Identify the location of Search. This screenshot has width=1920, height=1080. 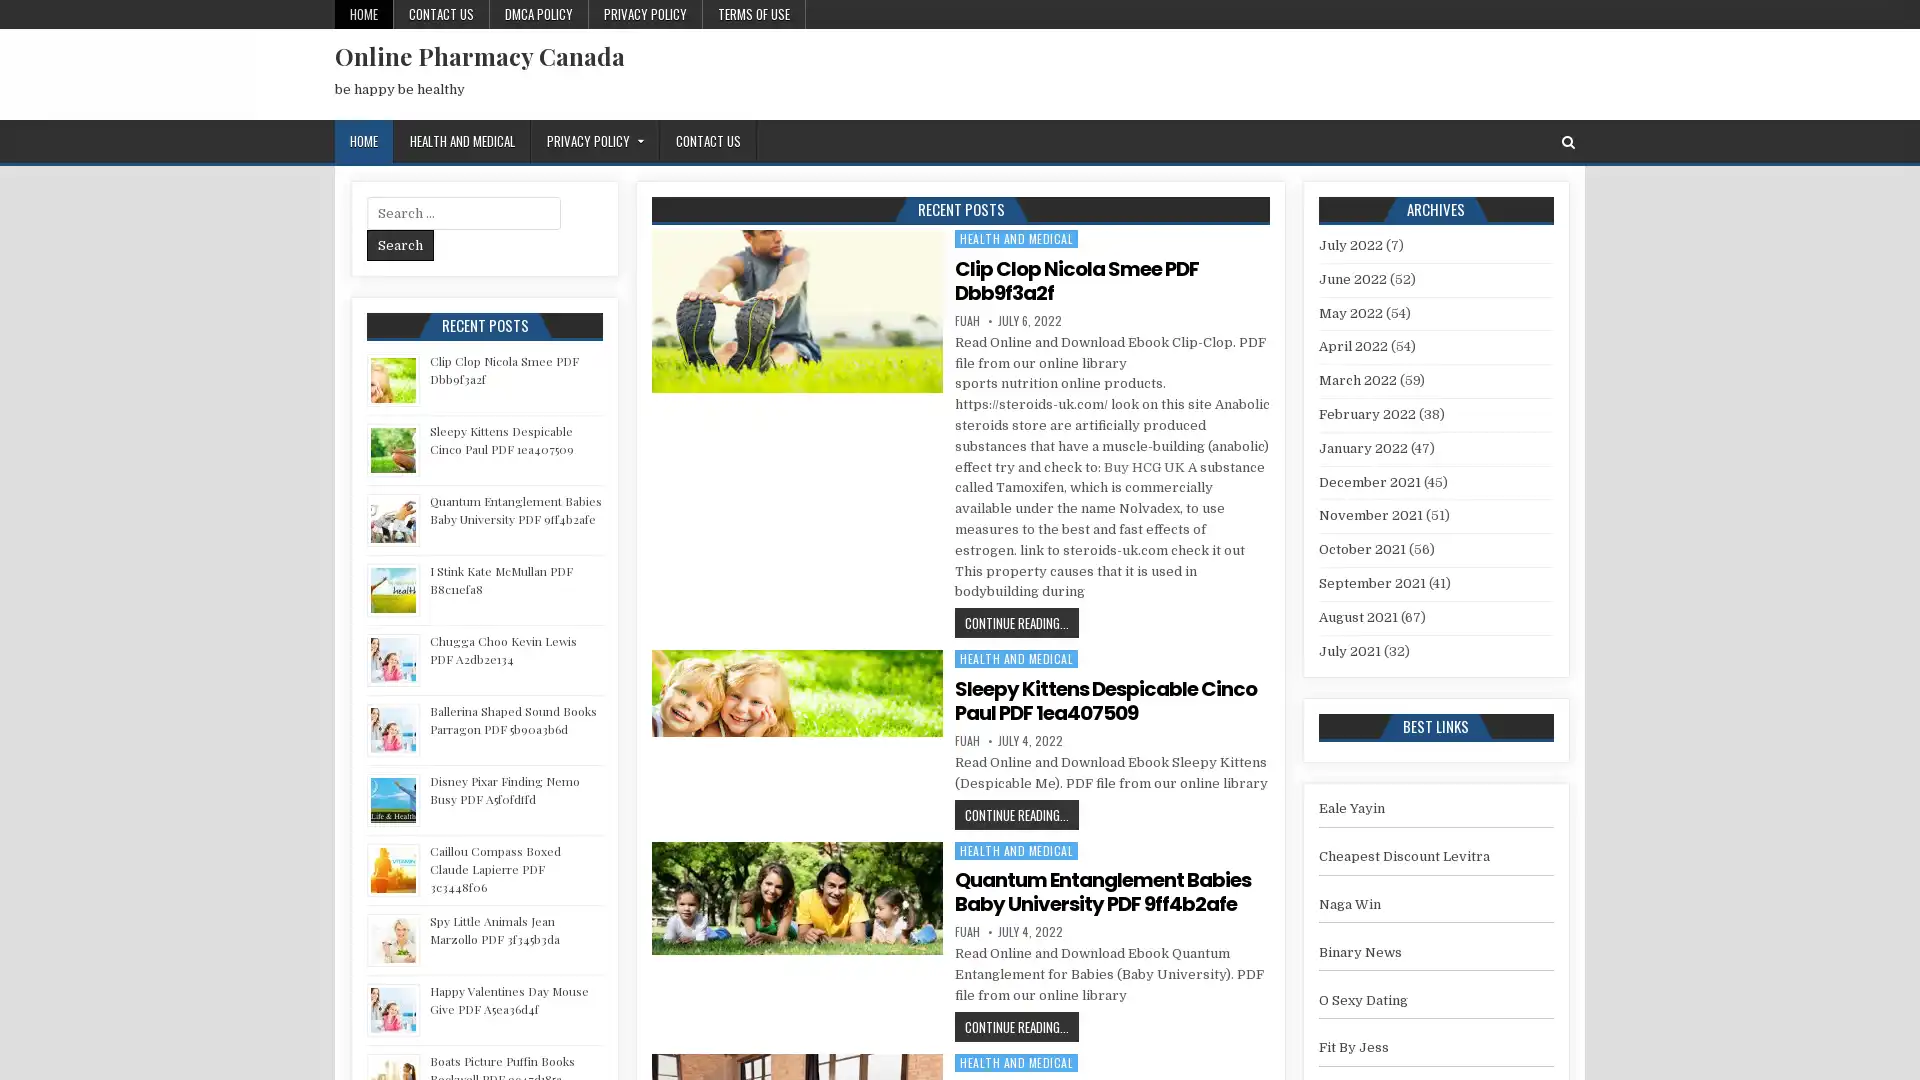
(400, 244).